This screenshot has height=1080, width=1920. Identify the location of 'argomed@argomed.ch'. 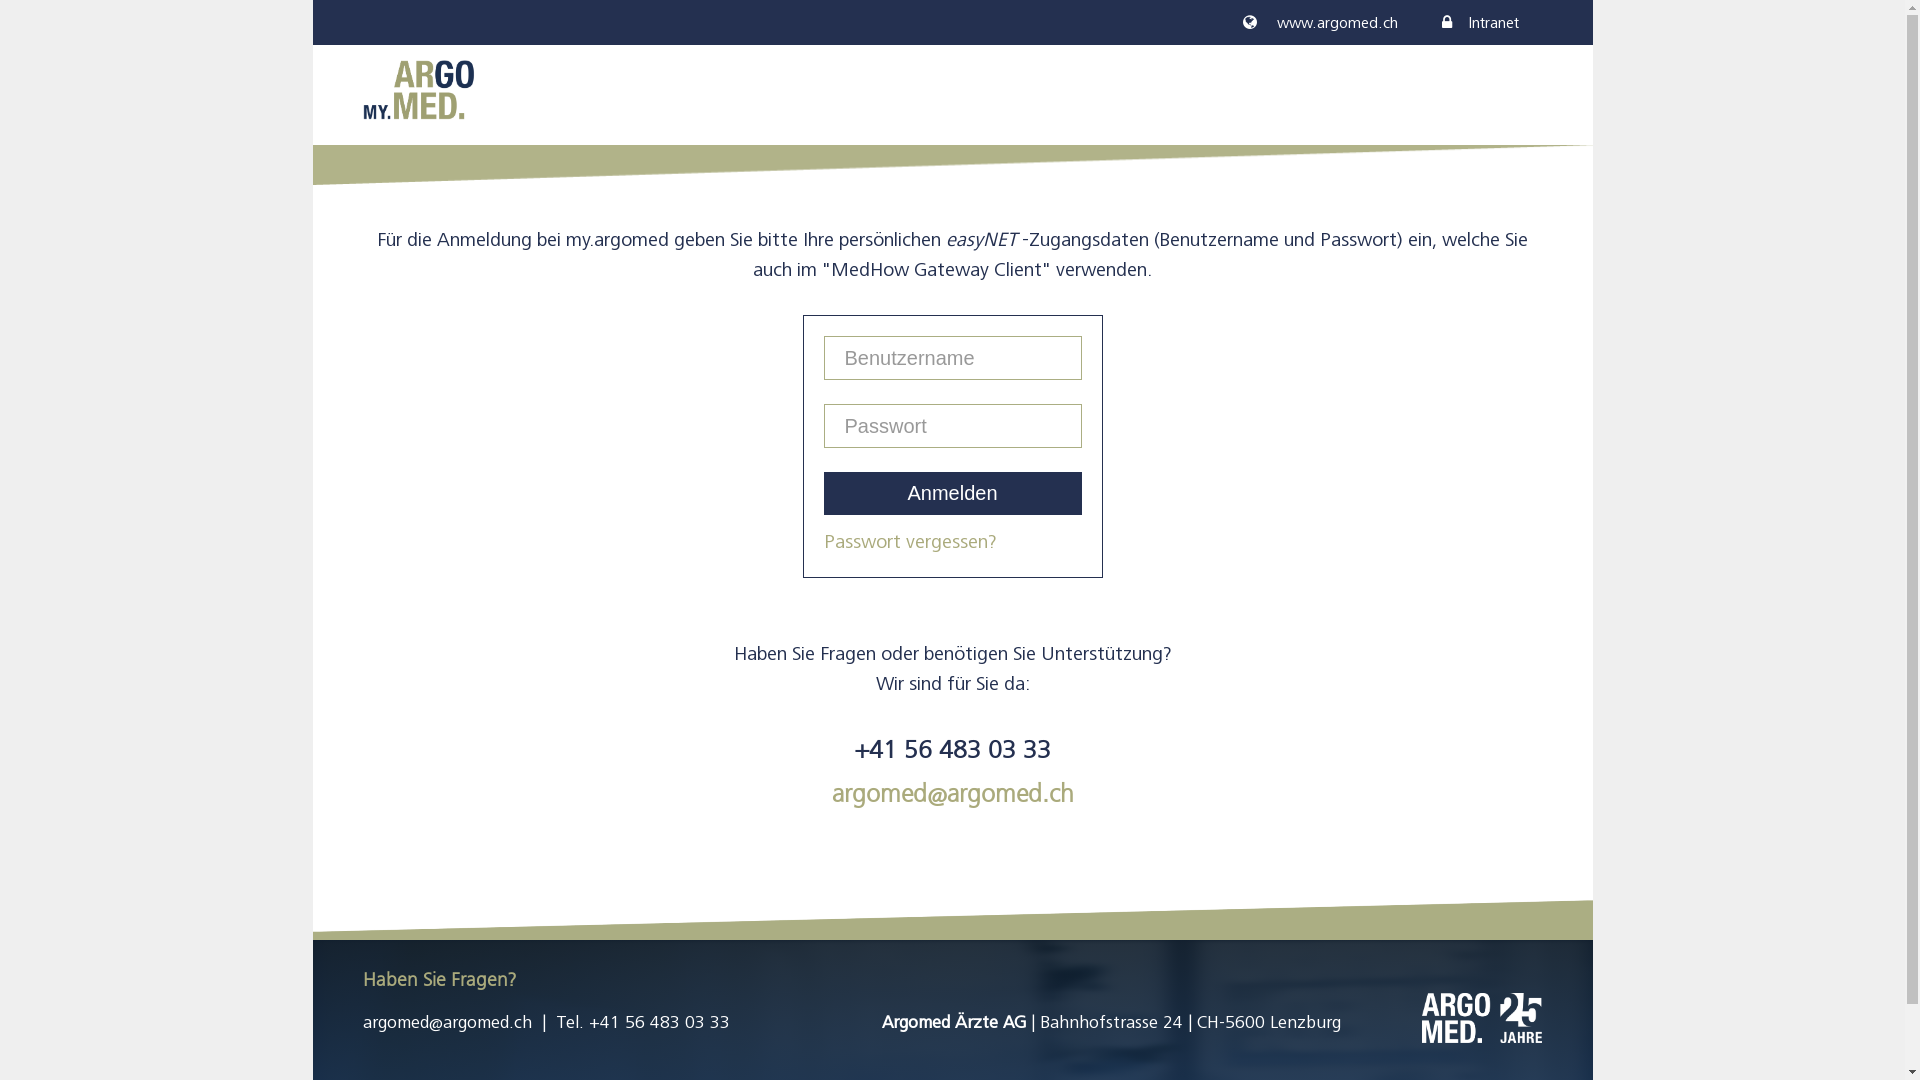
(445, 1022).